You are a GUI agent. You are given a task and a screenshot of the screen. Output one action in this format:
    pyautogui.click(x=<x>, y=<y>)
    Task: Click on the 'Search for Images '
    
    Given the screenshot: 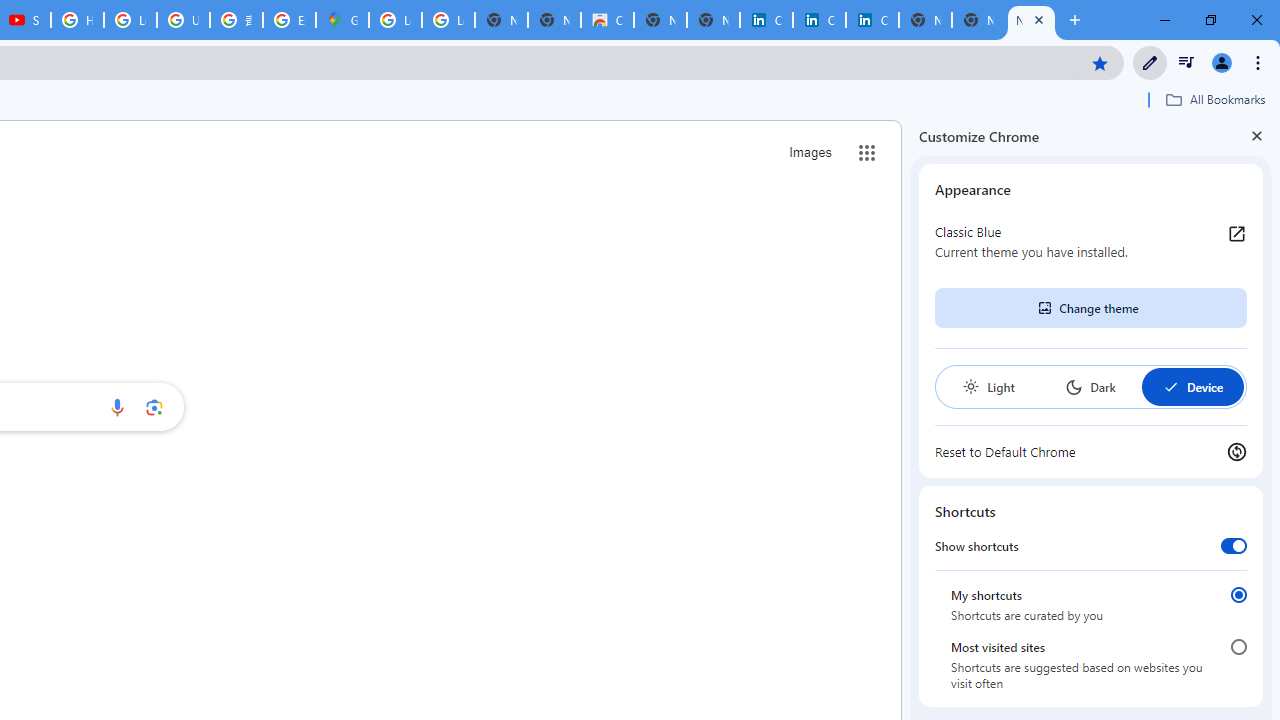 What is the action you would take?
    pyautogui.click(x=810, y=152)
    